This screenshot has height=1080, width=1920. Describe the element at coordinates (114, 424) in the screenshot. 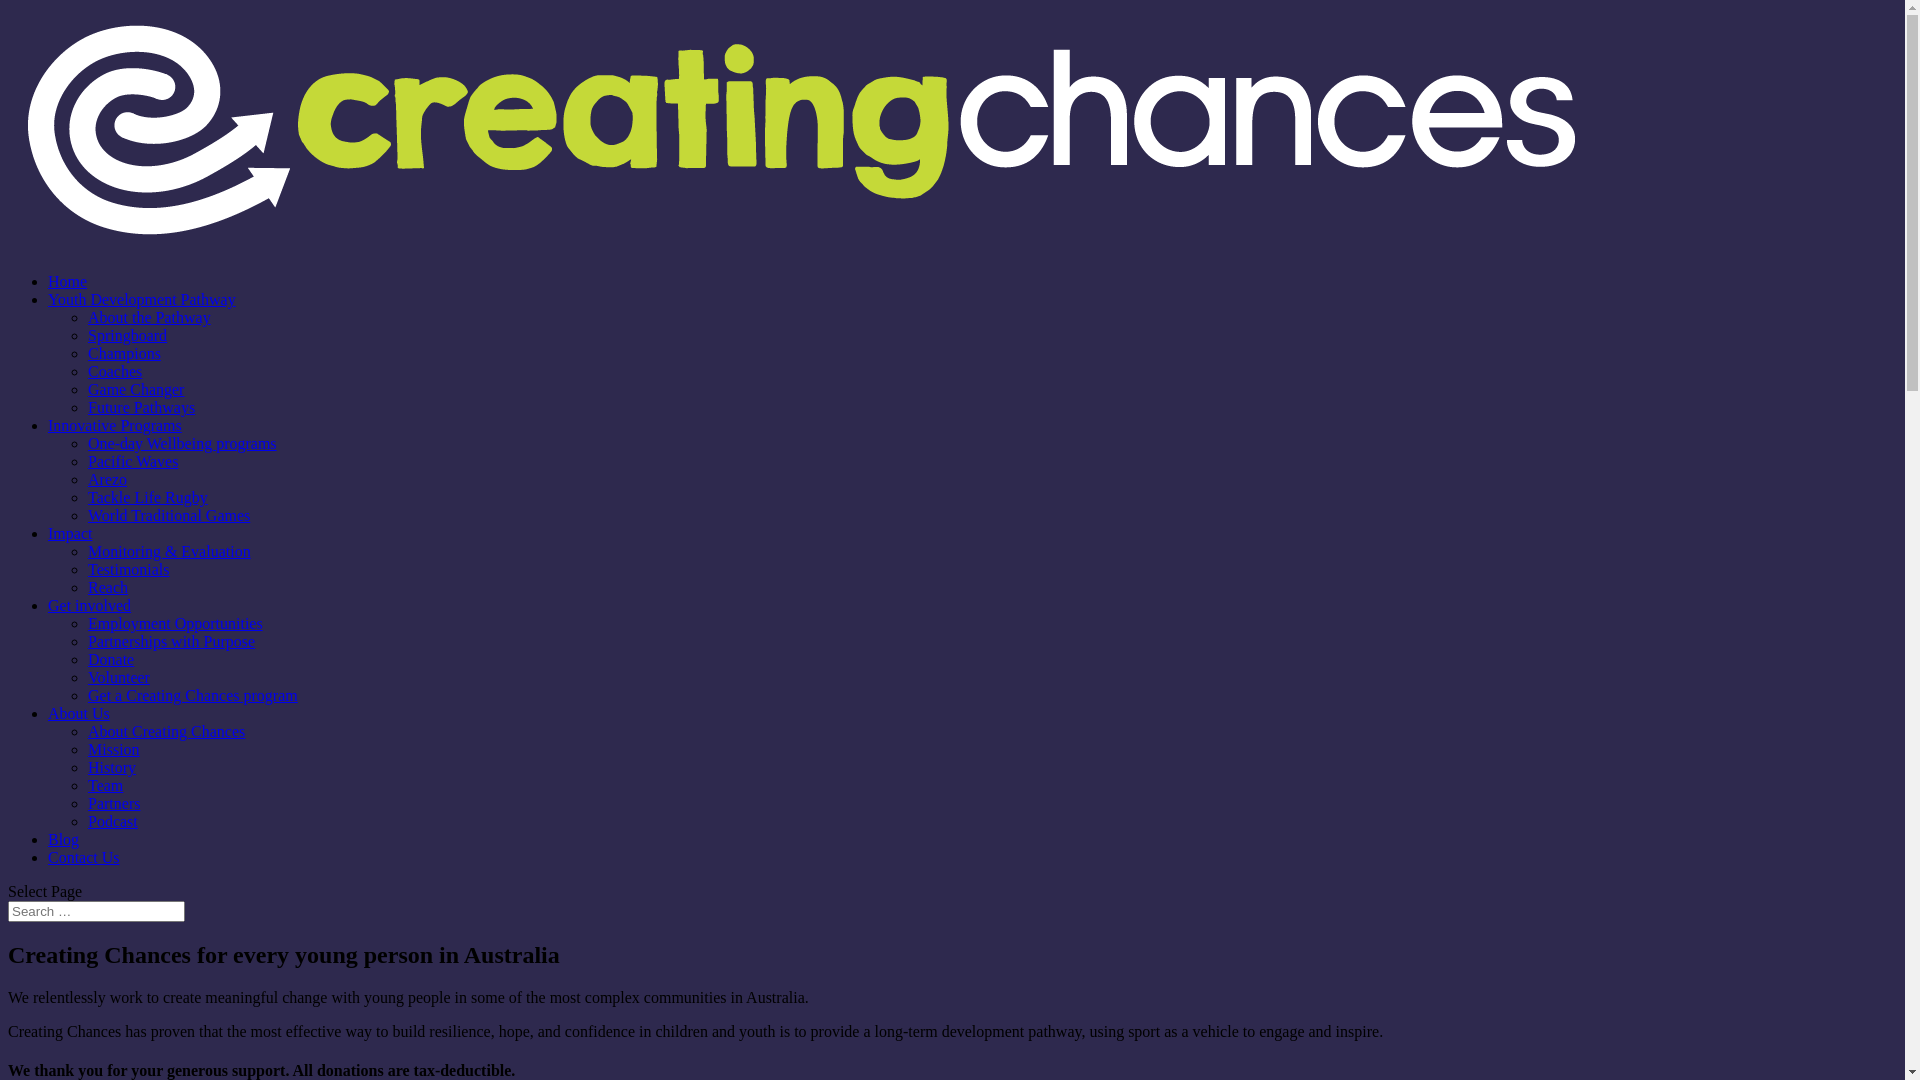

I see `'Innovative Programs'` at that location.